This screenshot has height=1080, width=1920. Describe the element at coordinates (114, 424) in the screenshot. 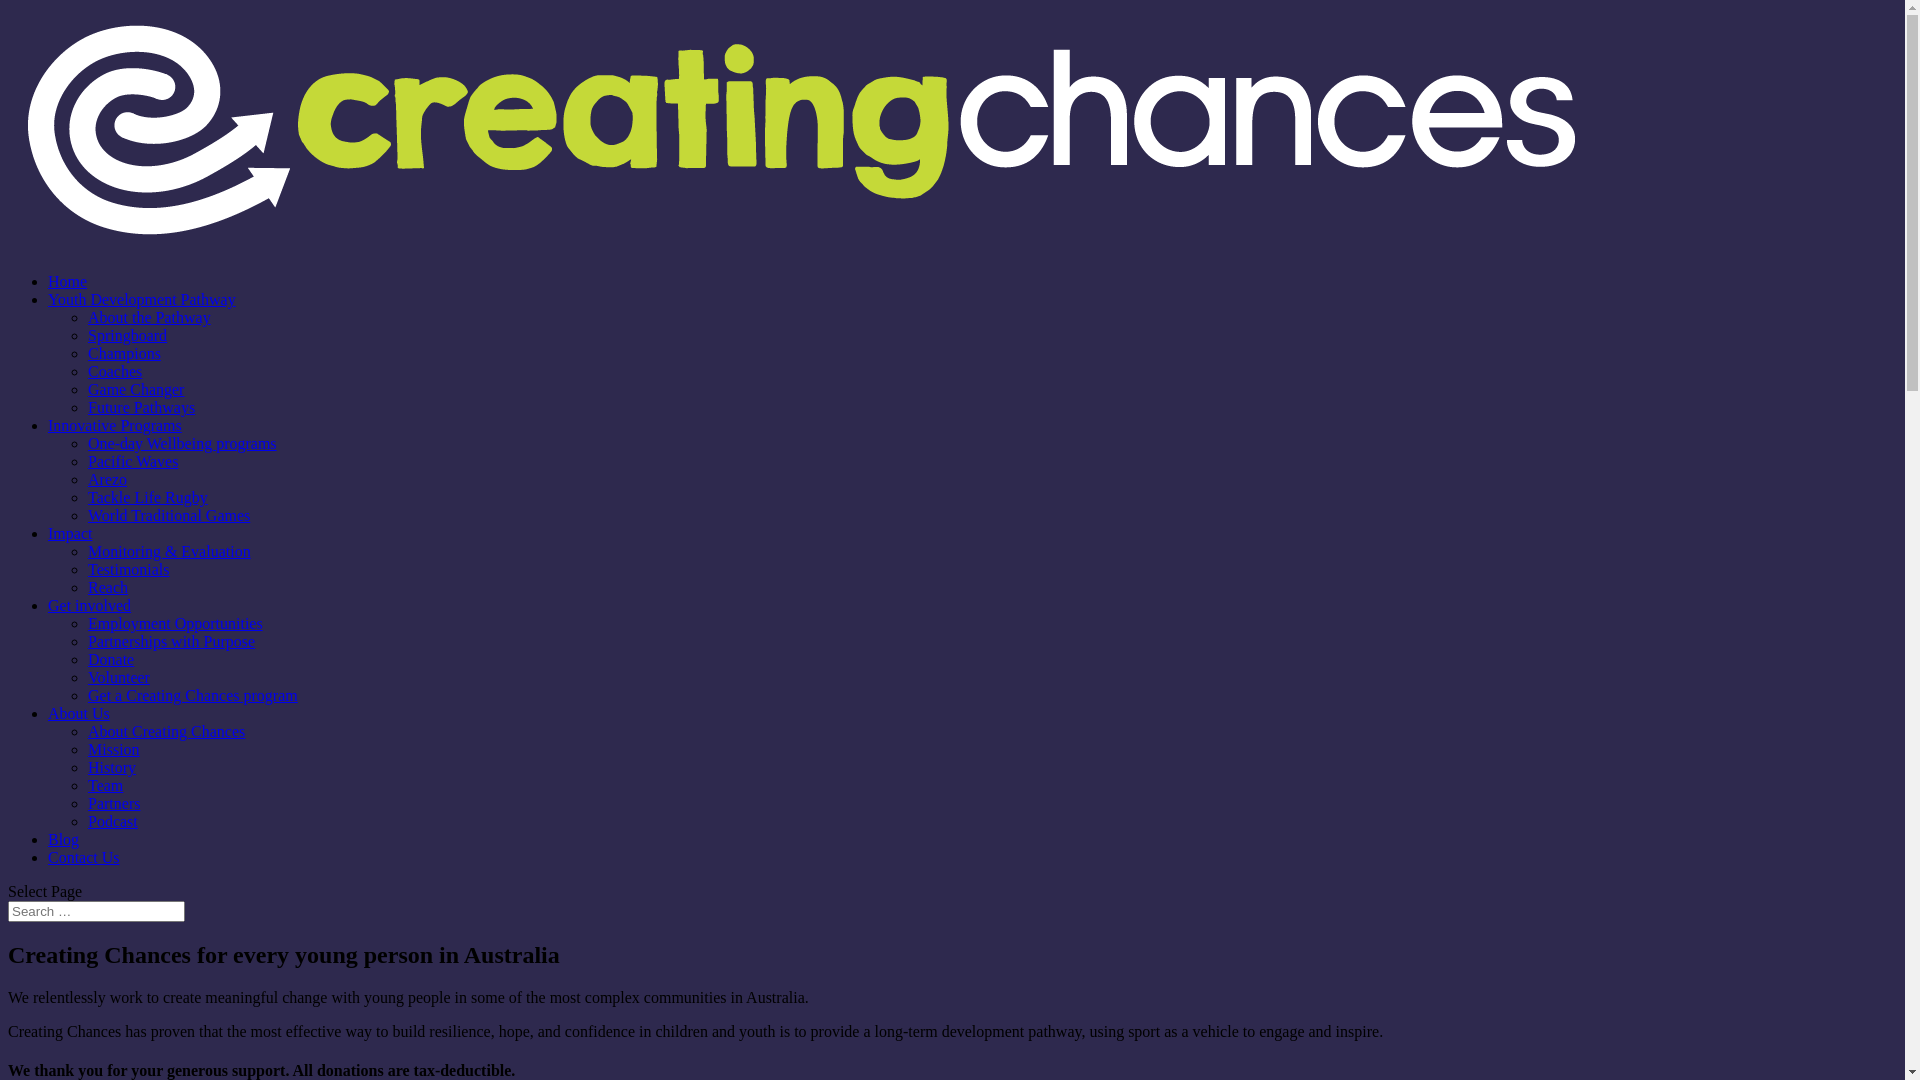

I see `'Innovative Programs'` at that location.